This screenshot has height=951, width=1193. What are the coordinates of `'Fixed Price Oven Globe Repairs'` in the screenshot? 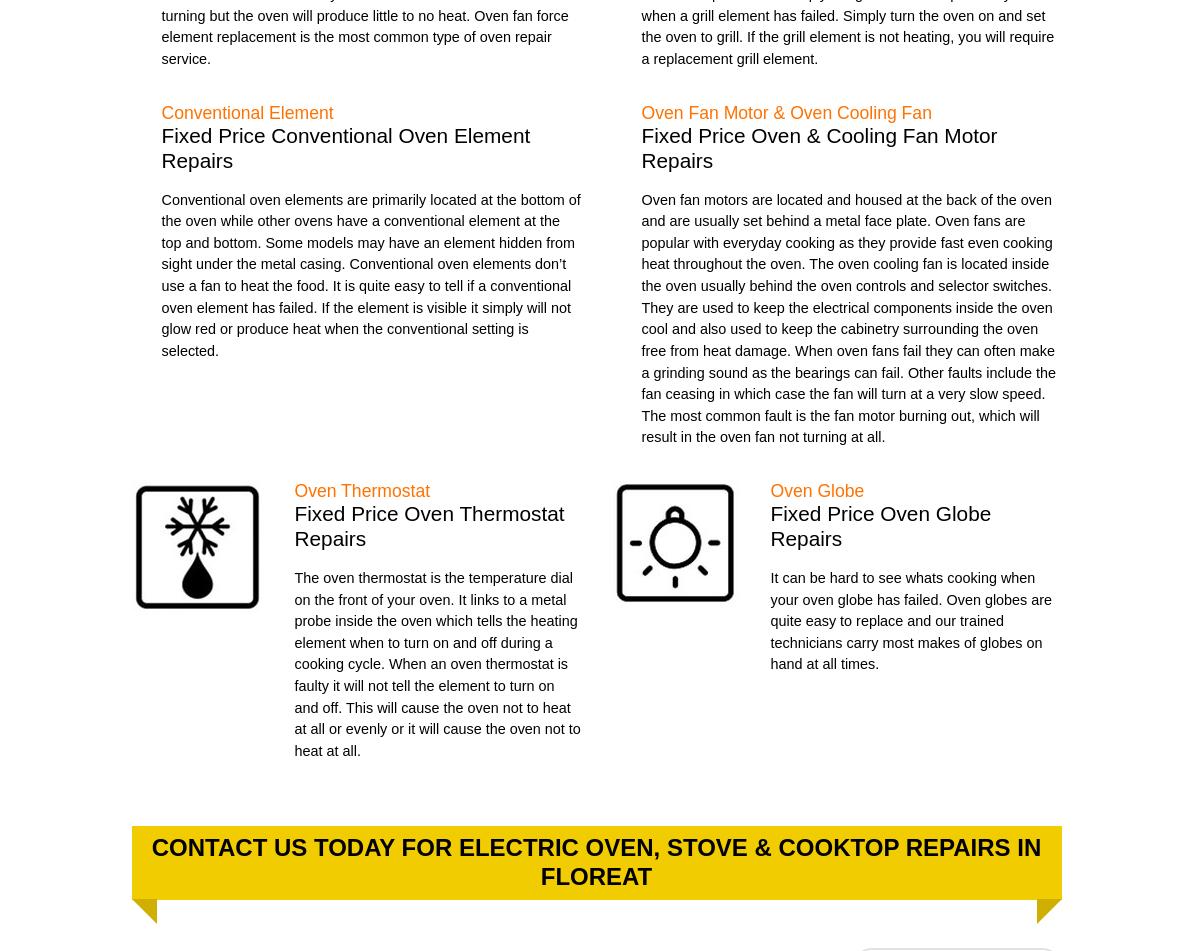 It's located at (880, 524).